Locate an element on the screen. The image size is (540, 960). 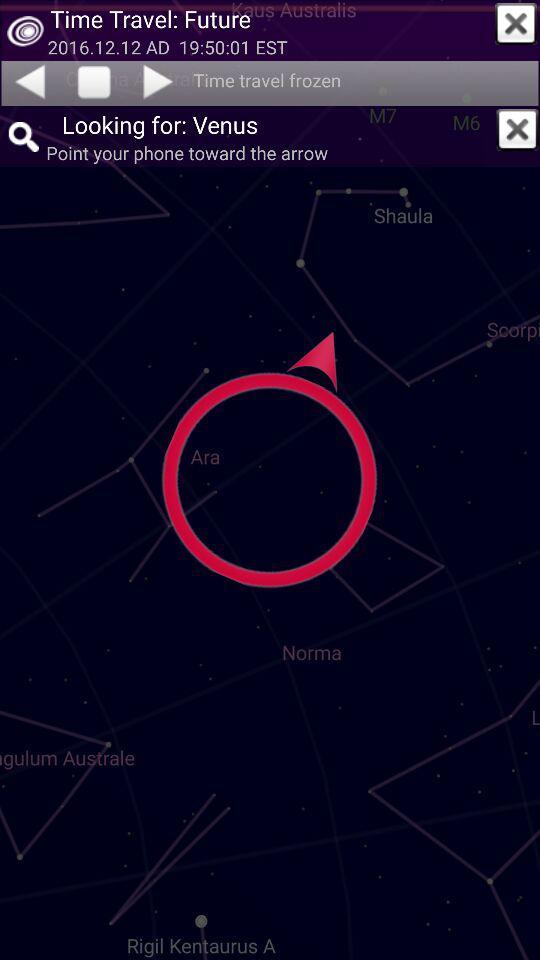
the close icon is located at coordinates (516, 23).